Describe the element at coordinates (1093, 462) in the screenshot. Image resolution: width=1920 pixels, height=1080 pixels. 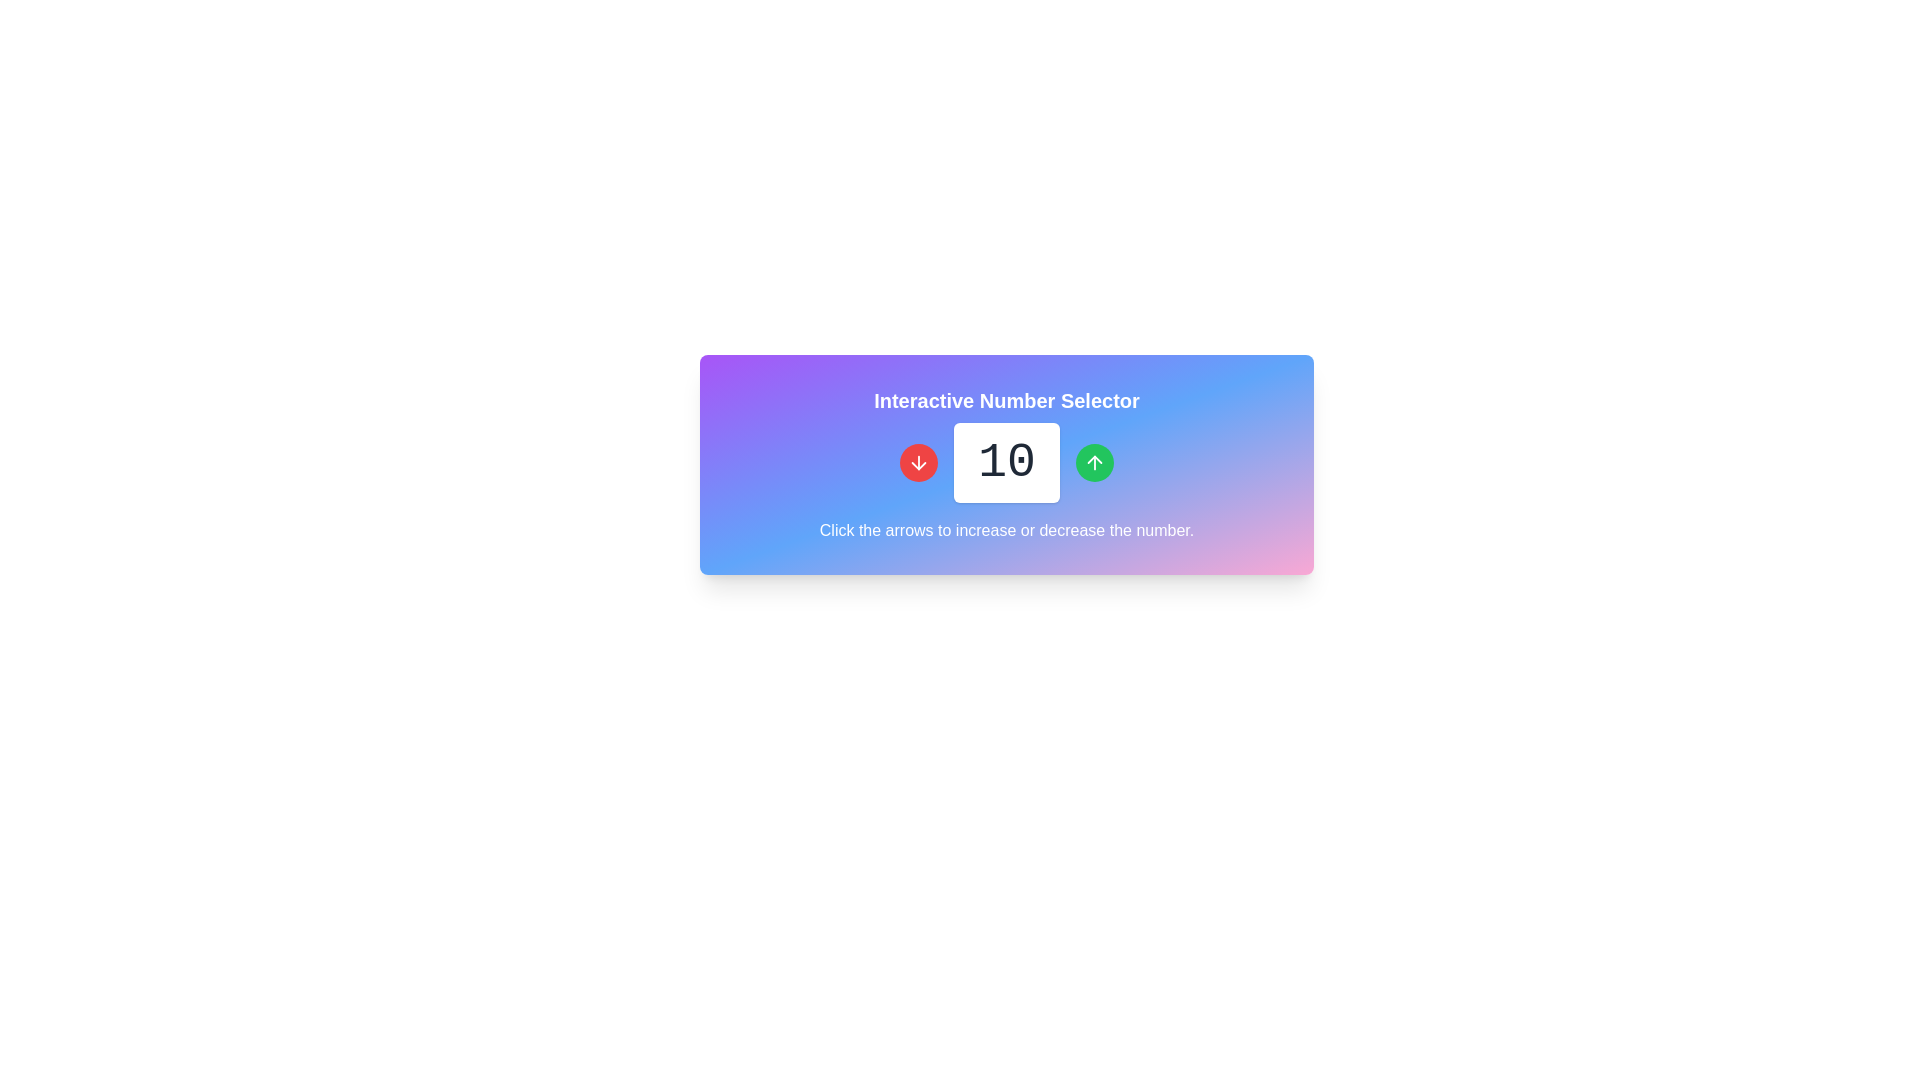
I see `the green increment button located to the right of the numeric display to increase the displayed value` at that location.